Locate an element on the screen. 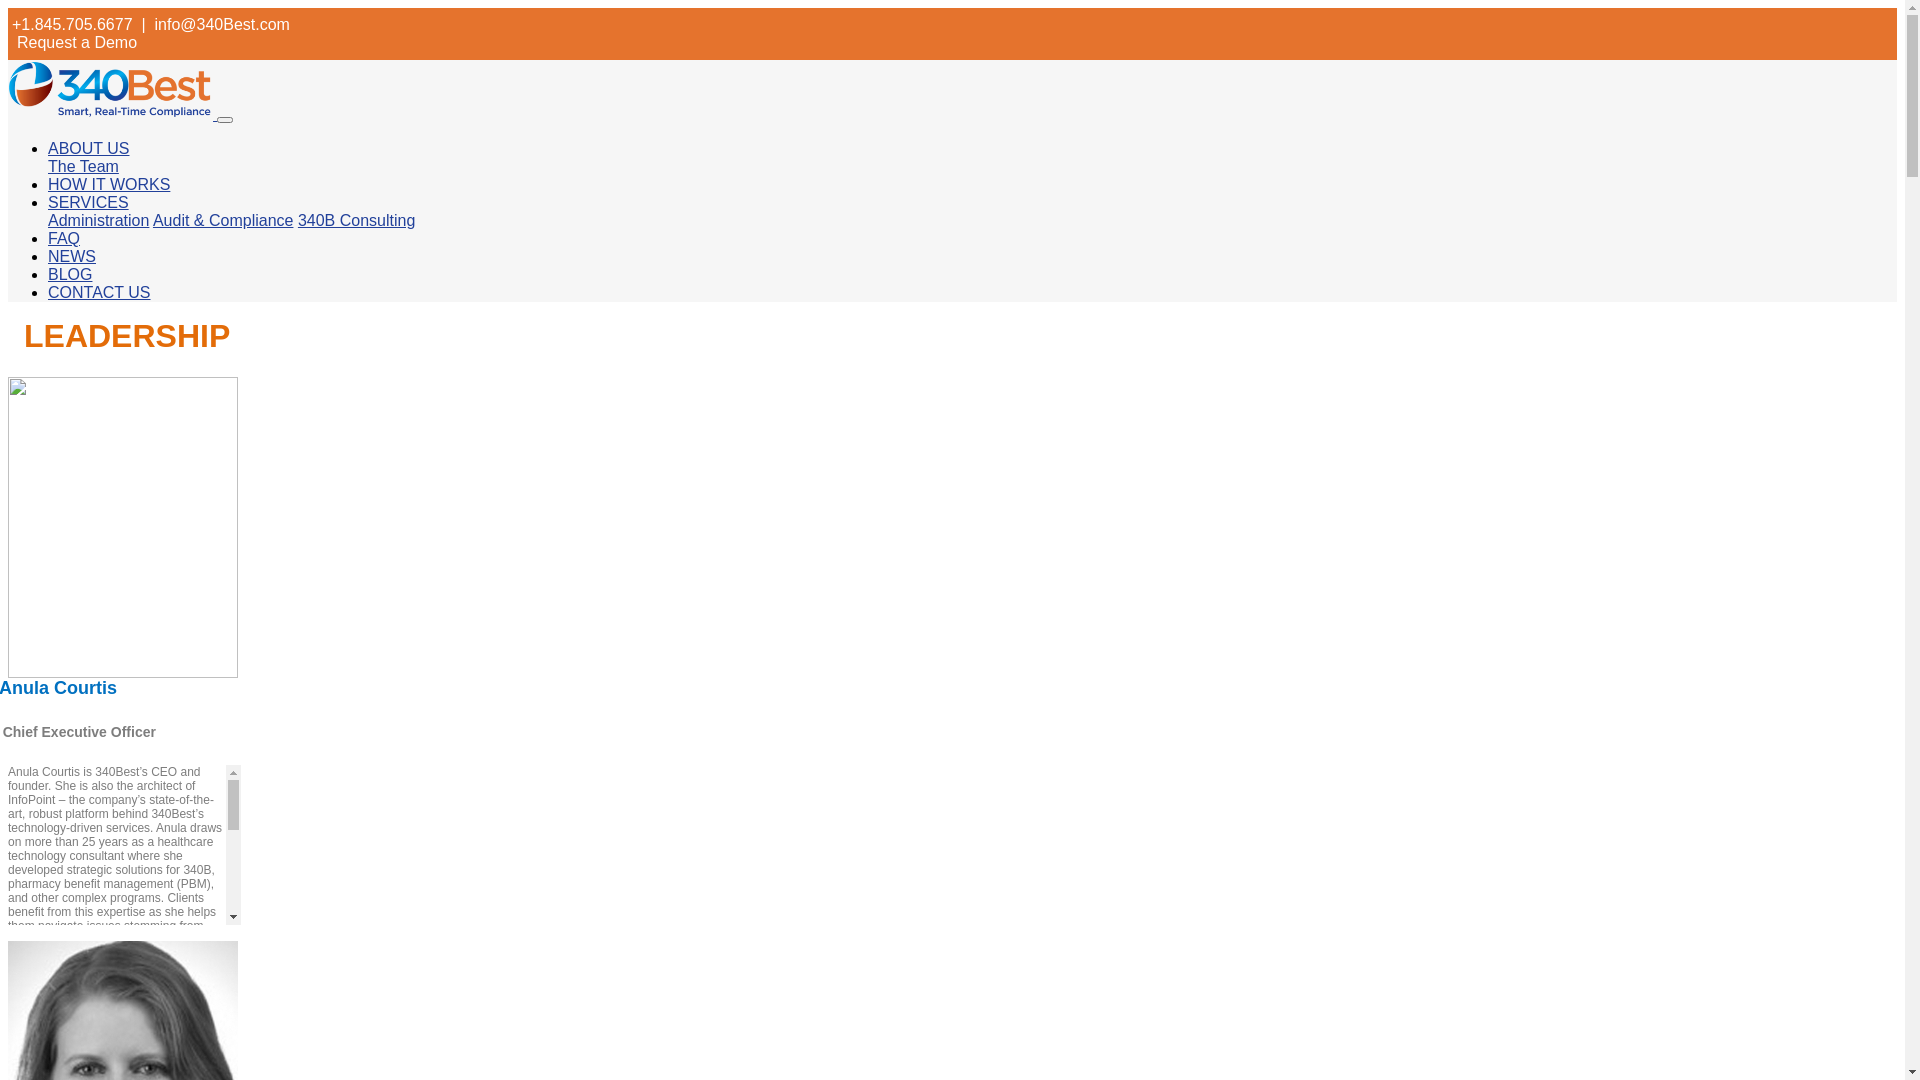 Image resolution: width=1920 pixels, height=1080 pixels. 'NEWS' is located at coordinates (72, 255).